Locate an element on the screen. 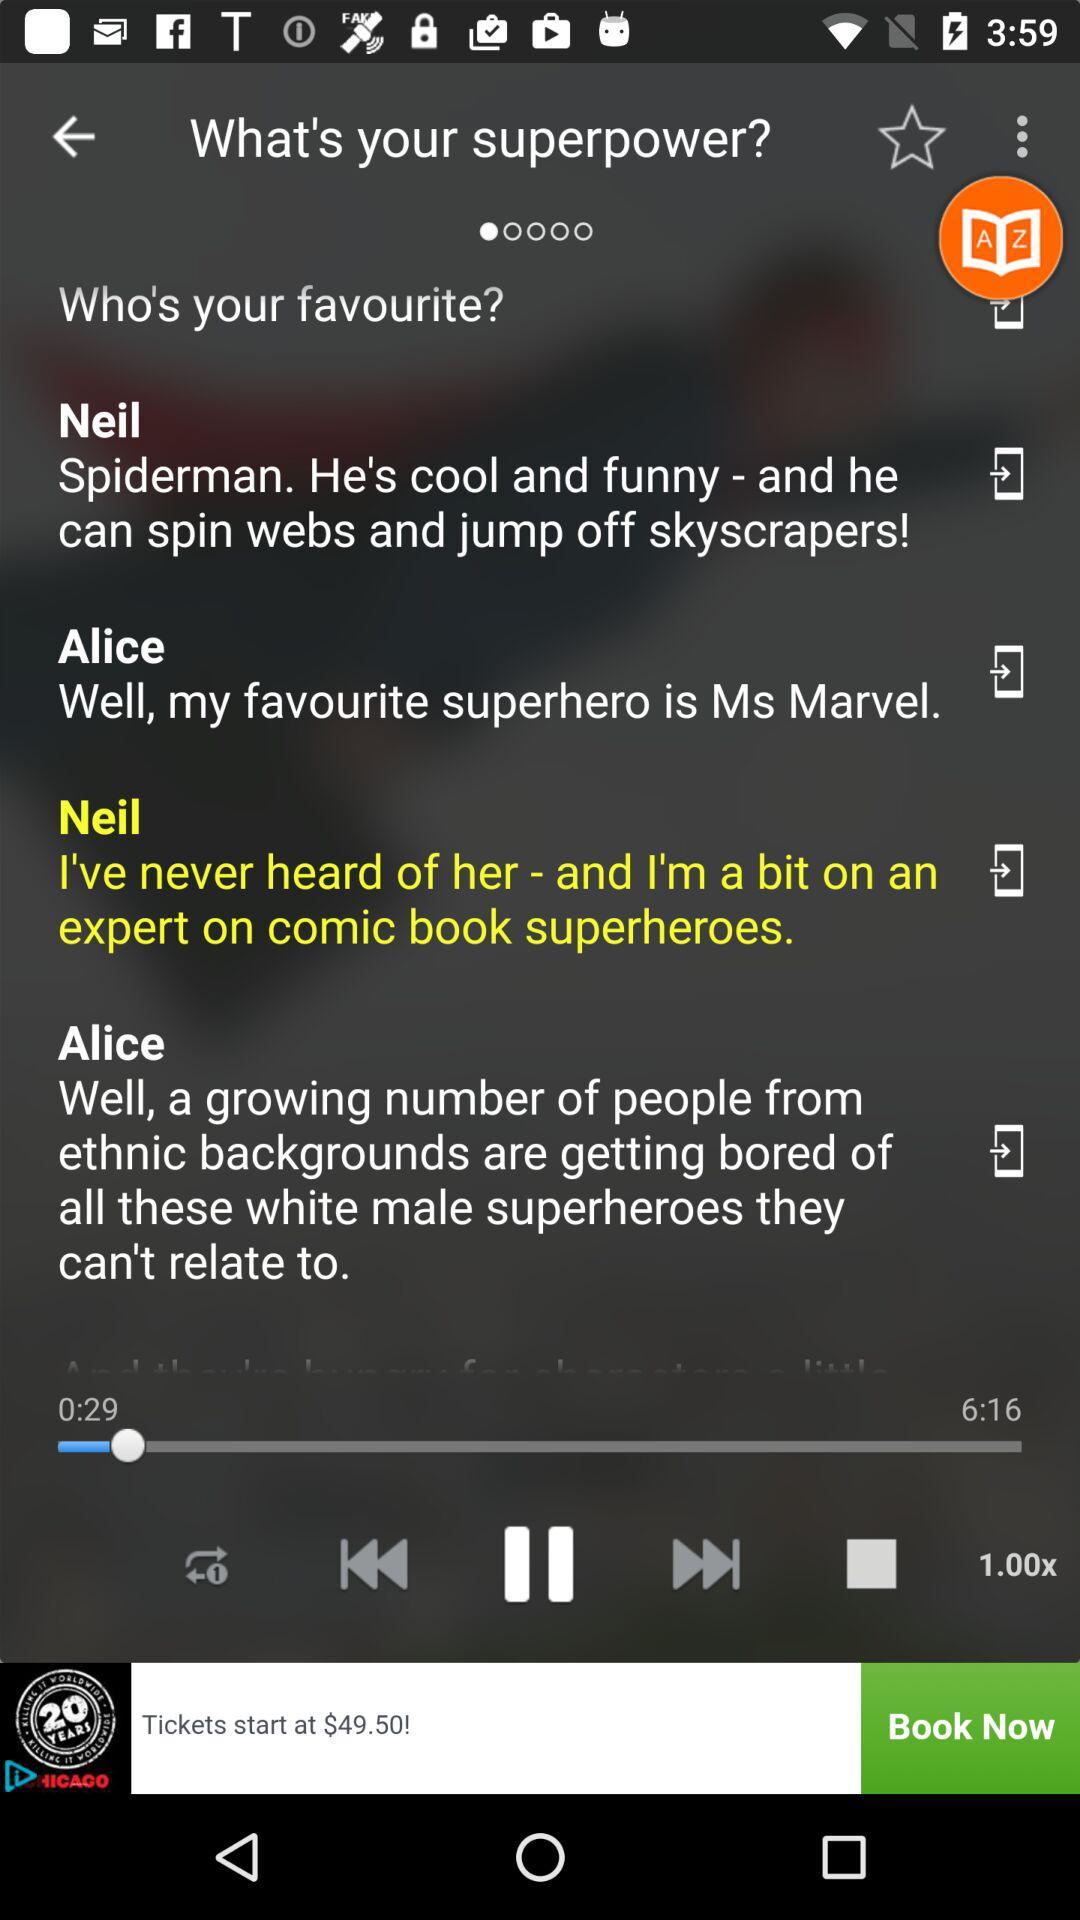  this page is located at coordinates (1009, 671).